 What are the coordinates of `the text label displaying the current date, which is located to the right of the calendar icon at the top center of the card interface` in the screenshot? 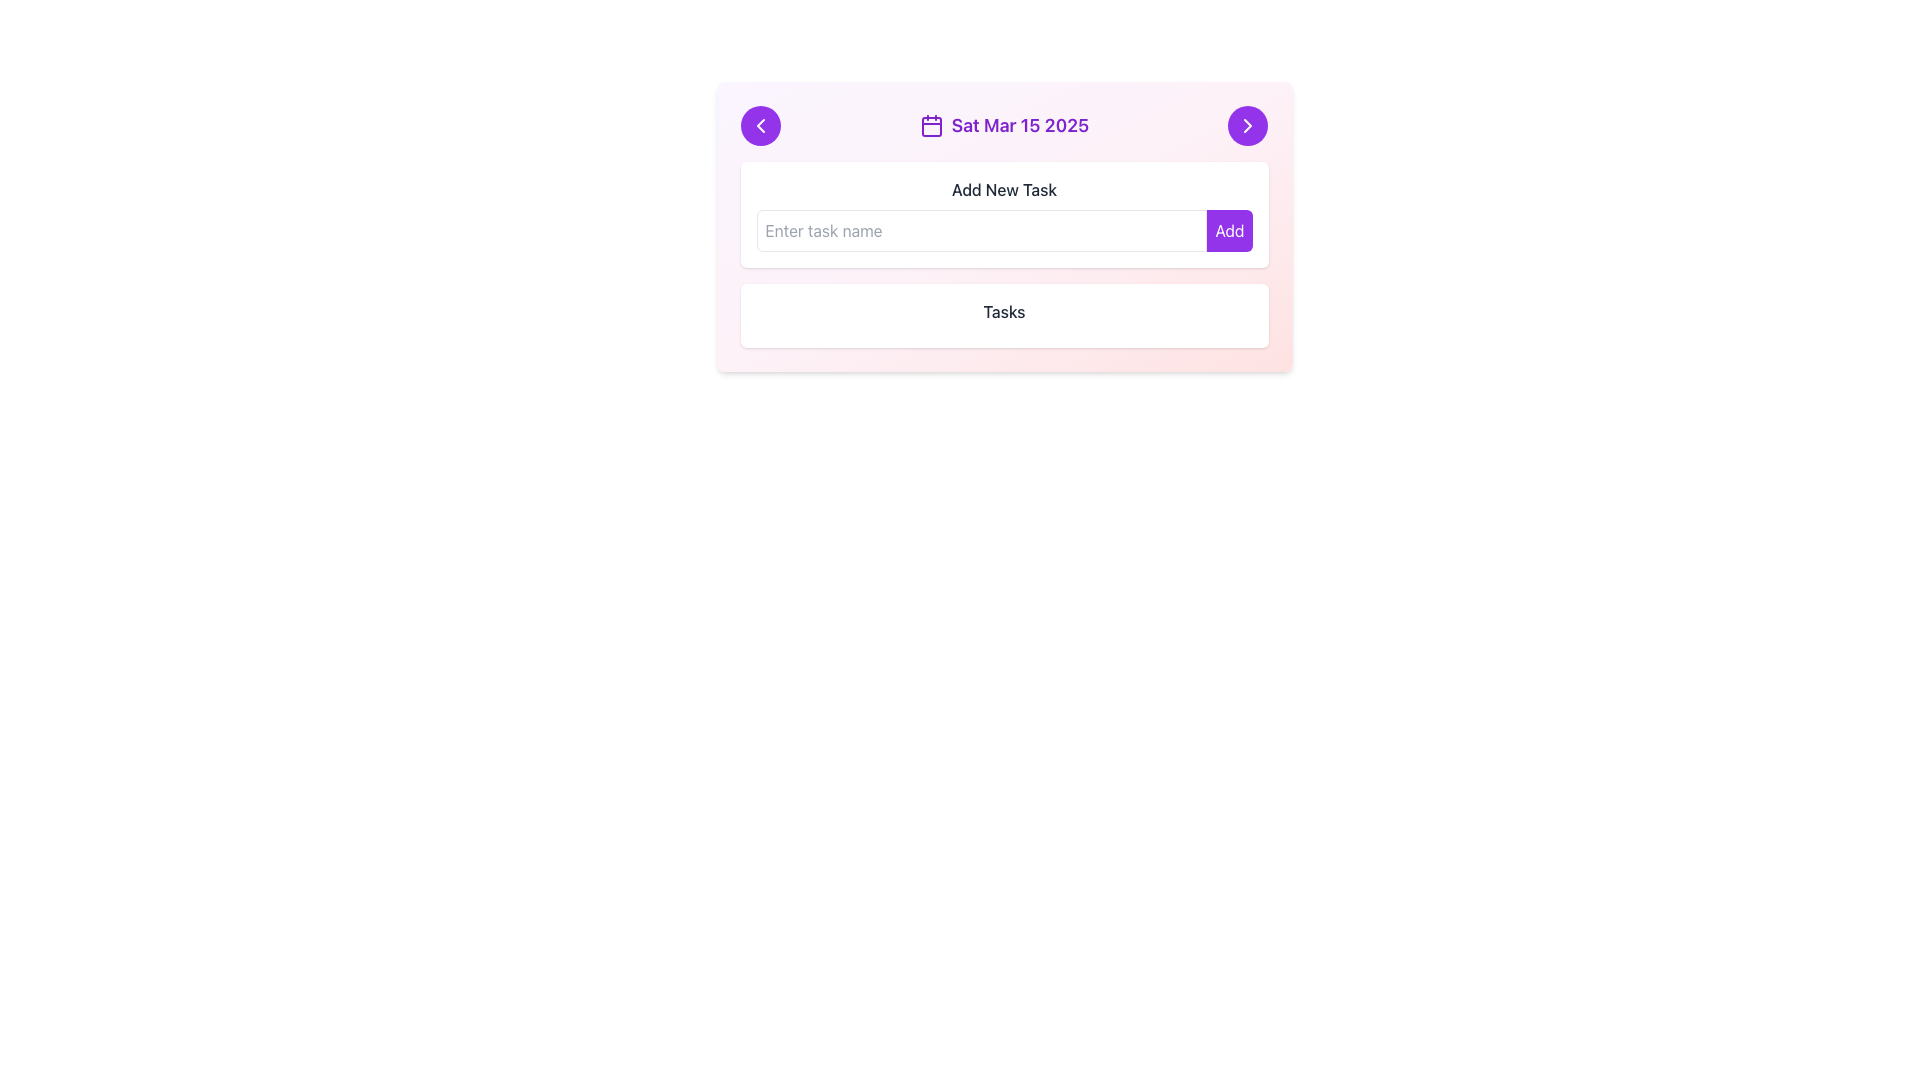 It's located at (1020, 126).